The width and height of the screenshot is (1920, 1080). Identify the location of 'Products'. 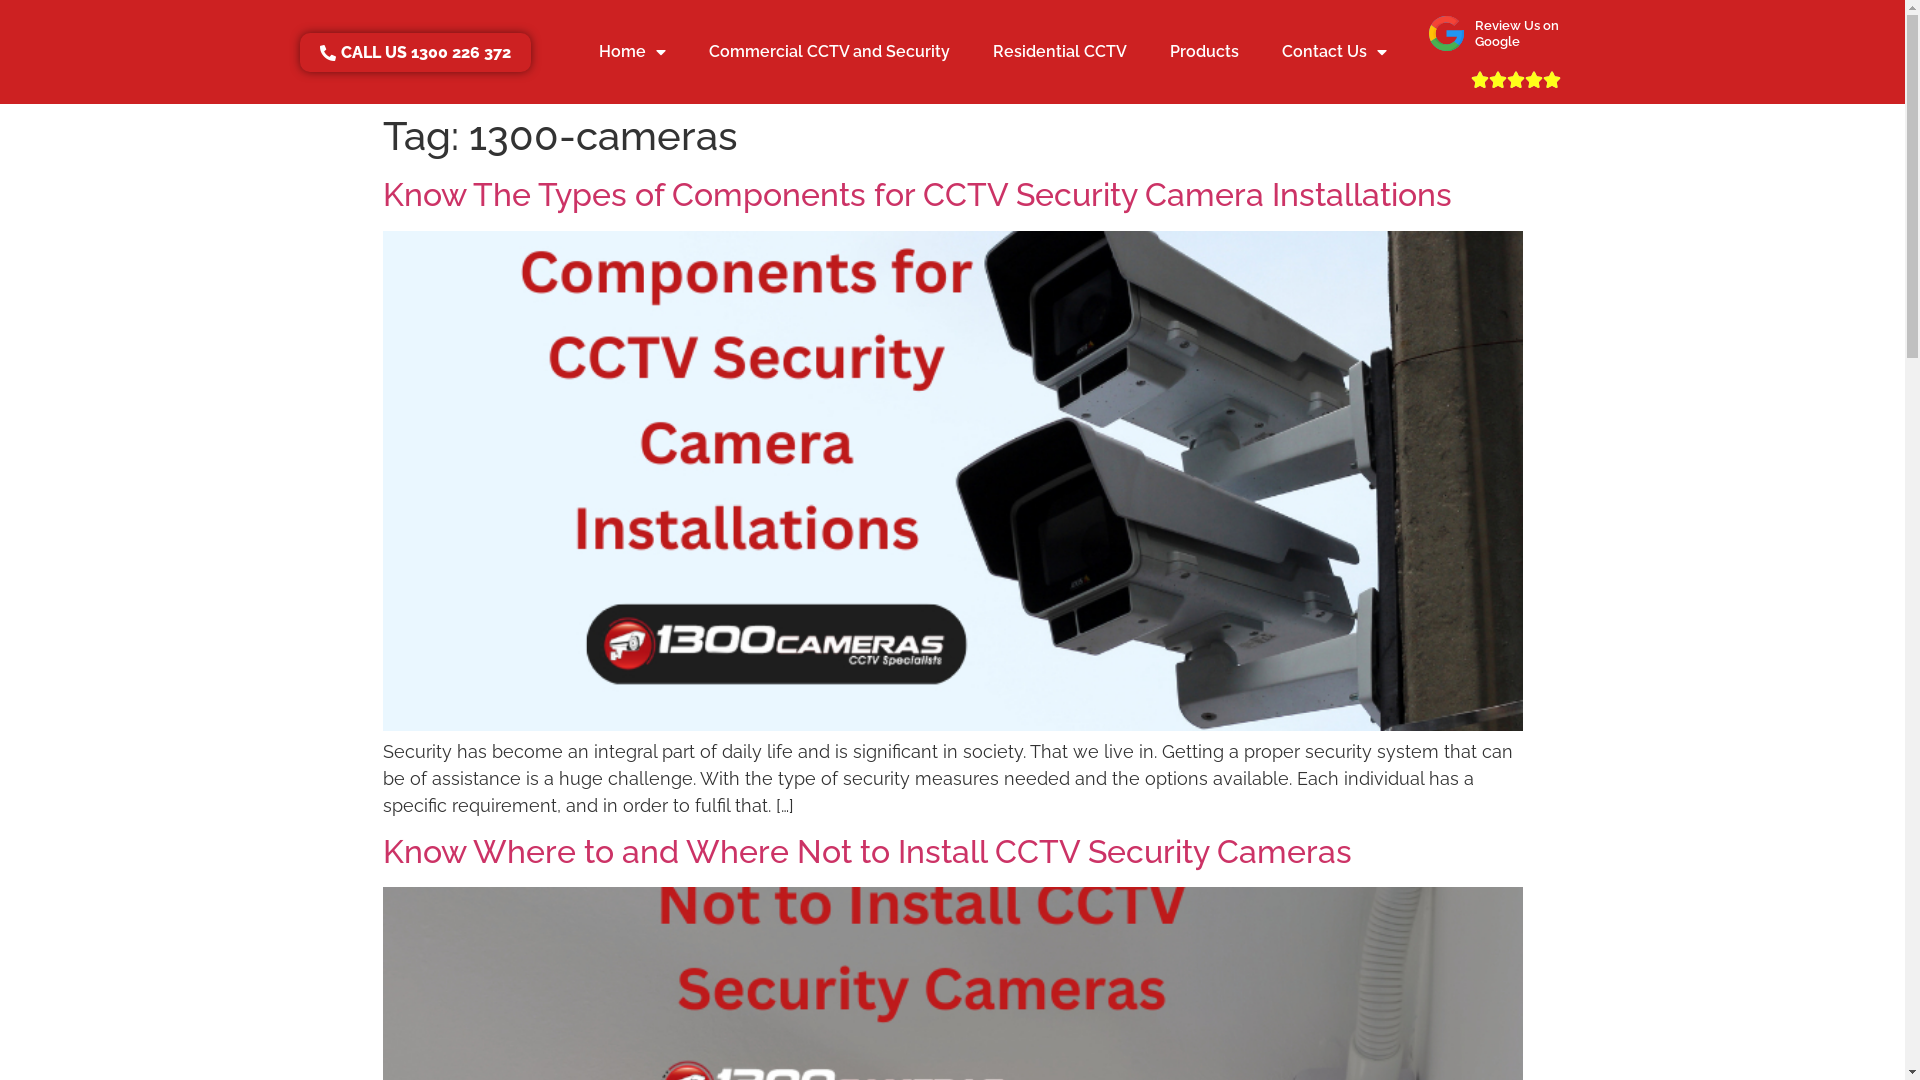
(1203, 50).